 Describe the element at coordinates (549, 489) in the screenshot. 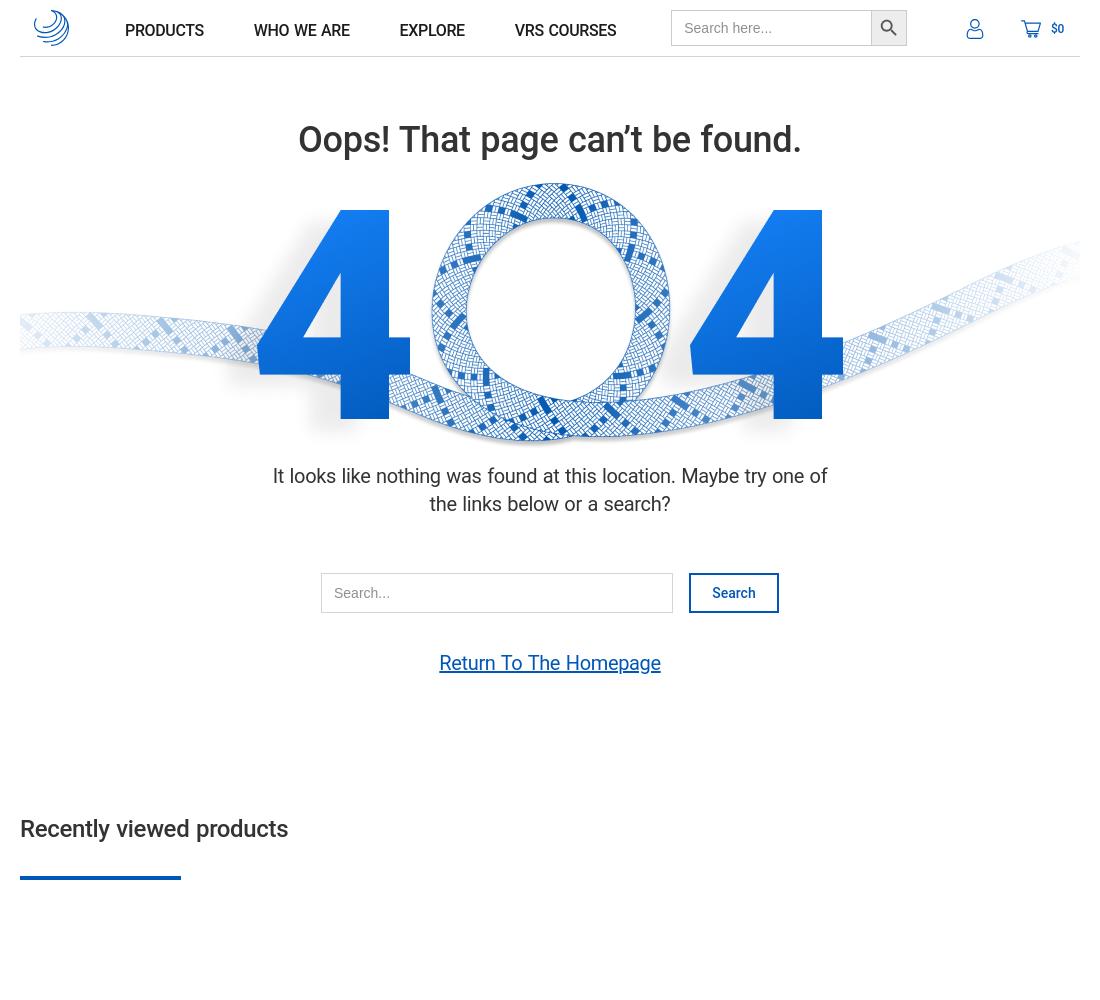

I see `'It looks like nothing was found at this location. Maybe try one of the links below or a search?'` at that location.